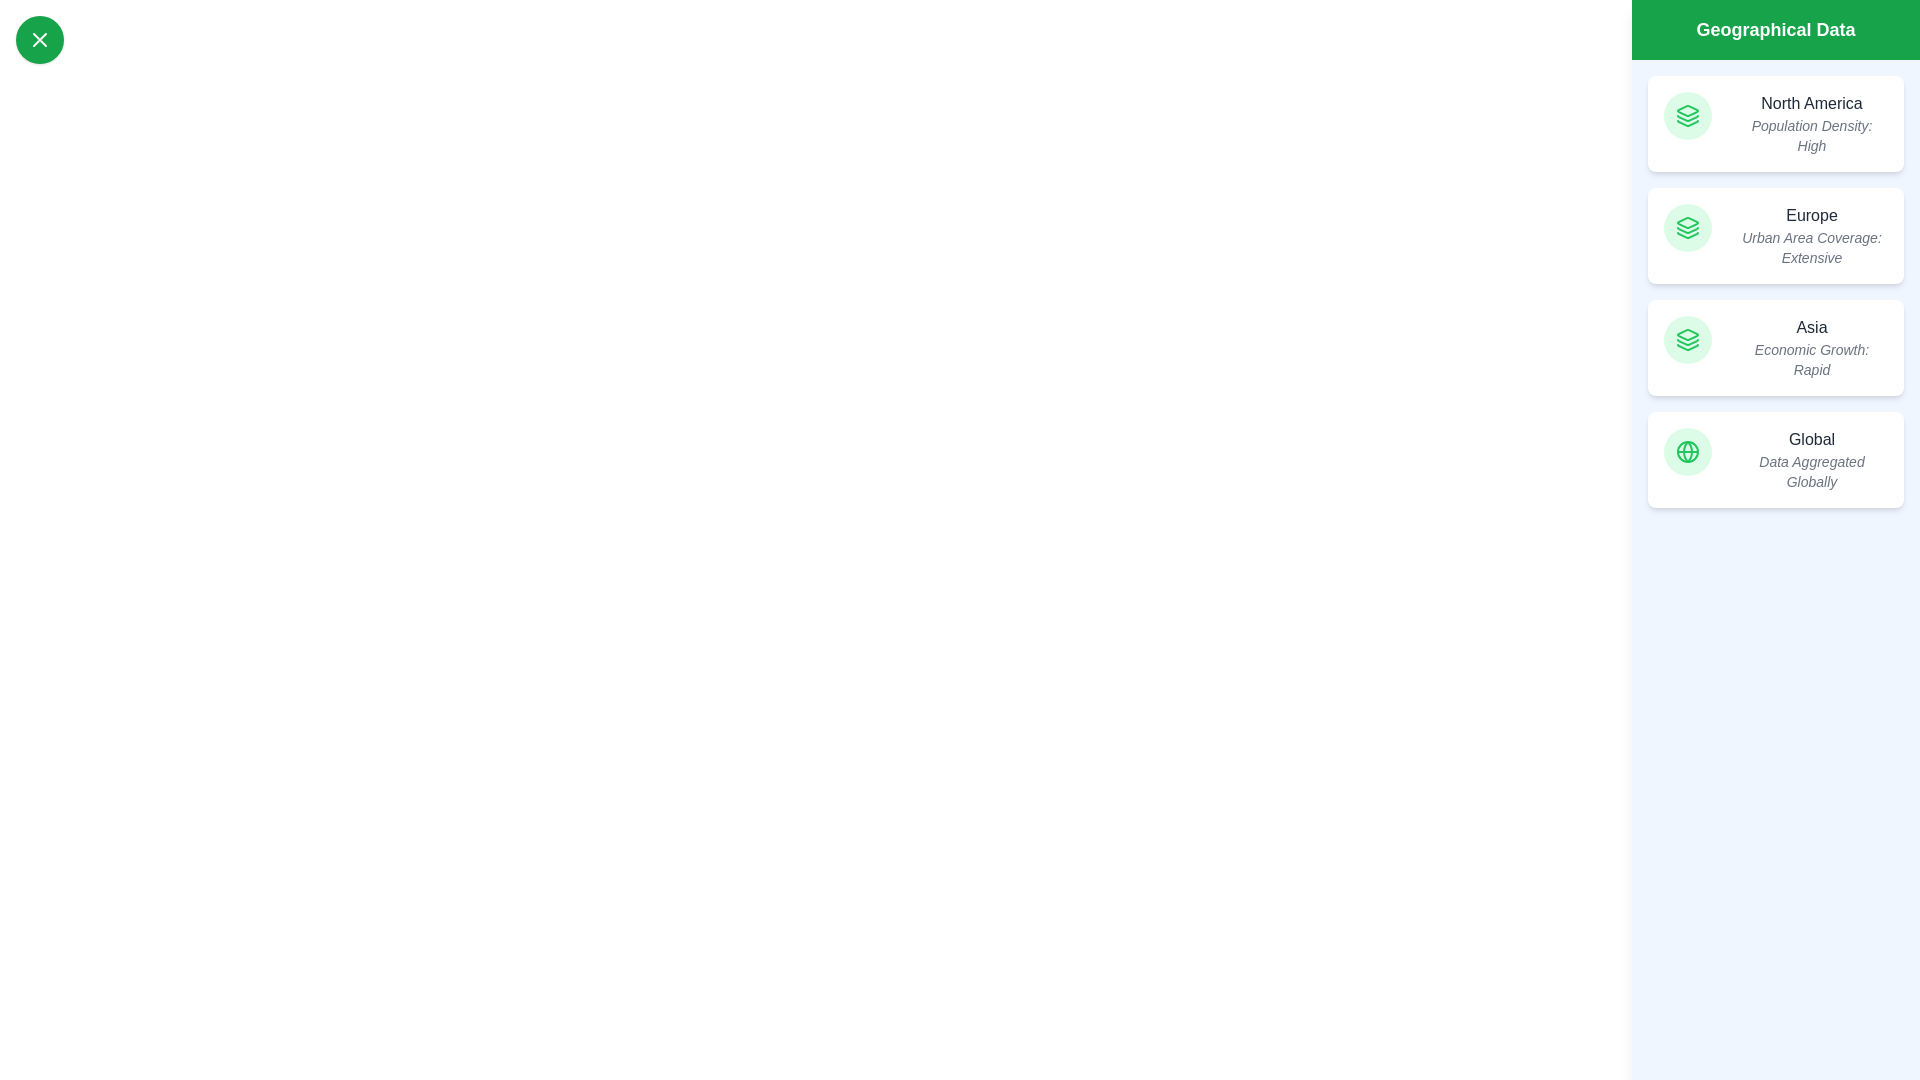  What do you see at coordinates (1776, 459) in the screenshot?
I see `the region Global to view its details` at bounding box center [1776, 459].